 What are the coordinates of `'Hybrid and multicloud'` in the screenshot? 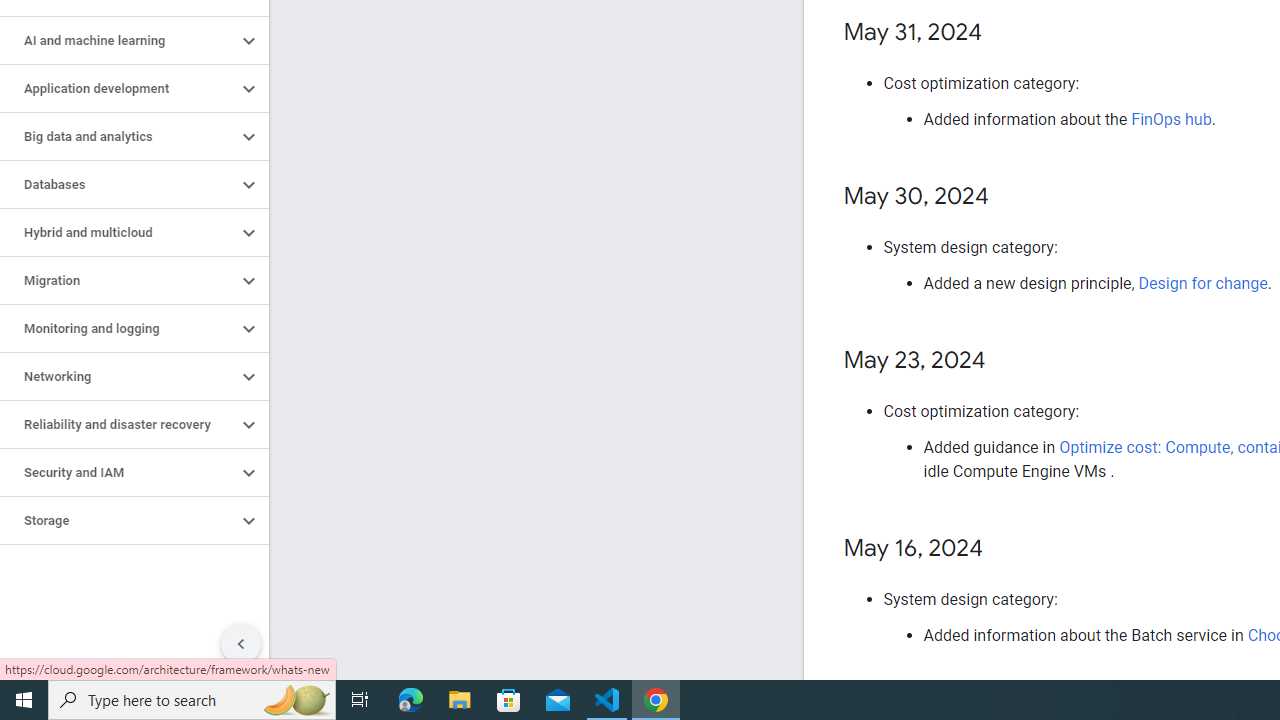 It's located at (117, 231).